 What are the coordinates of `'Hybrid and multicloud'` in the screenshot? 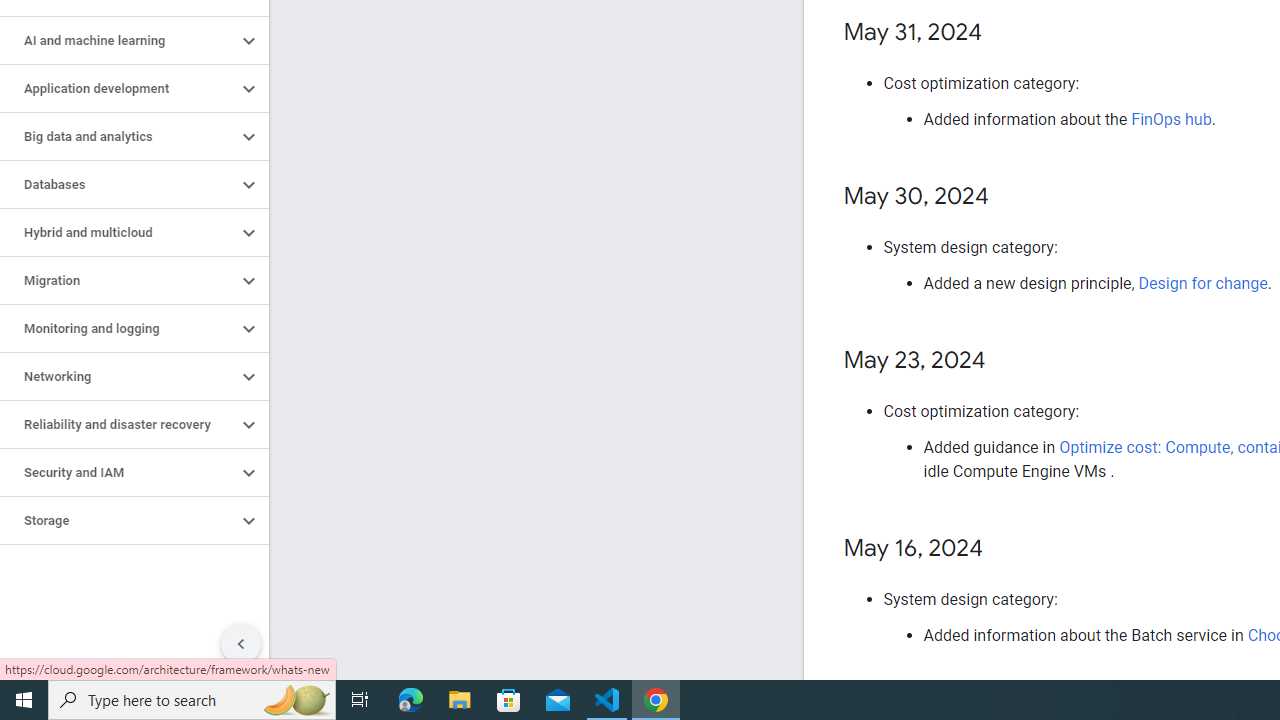 It's located at (117, 231).